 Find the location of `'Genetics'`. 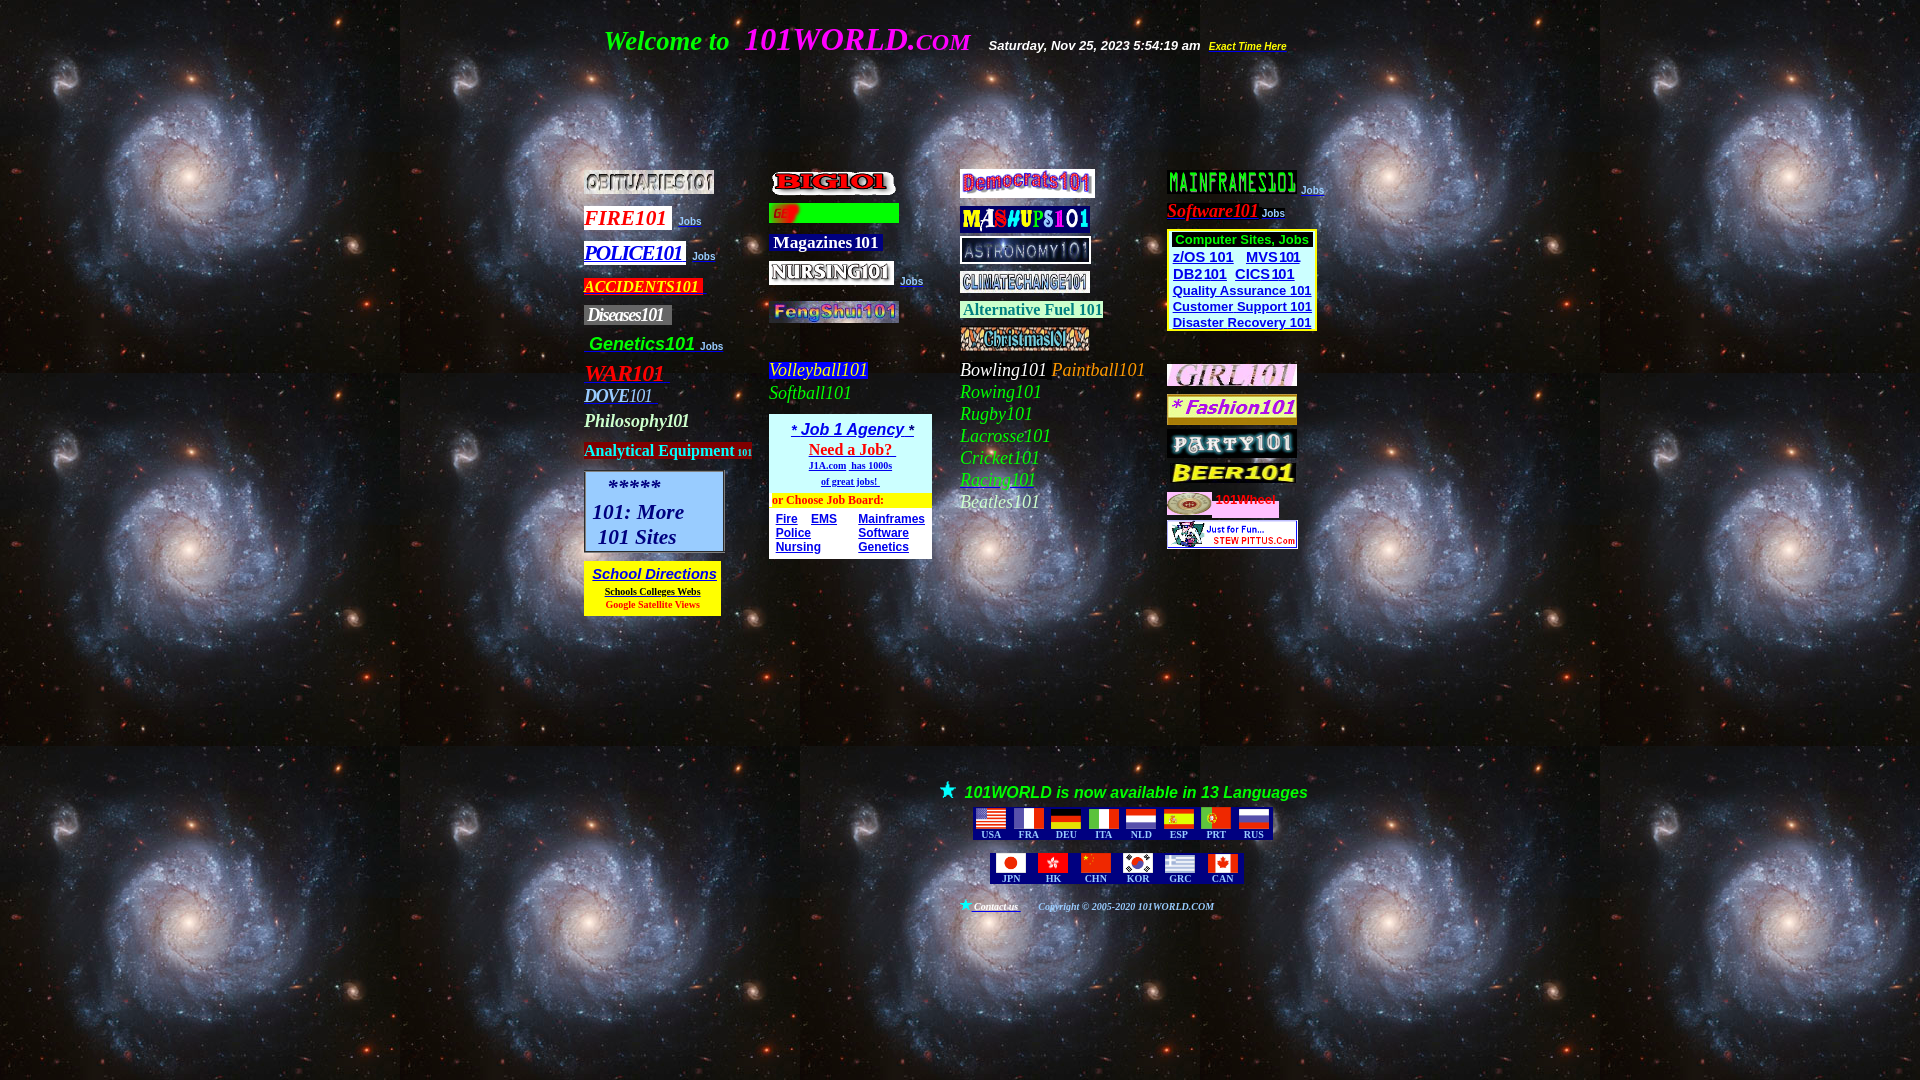

'Genetics' is located at coordinates (882, 545).